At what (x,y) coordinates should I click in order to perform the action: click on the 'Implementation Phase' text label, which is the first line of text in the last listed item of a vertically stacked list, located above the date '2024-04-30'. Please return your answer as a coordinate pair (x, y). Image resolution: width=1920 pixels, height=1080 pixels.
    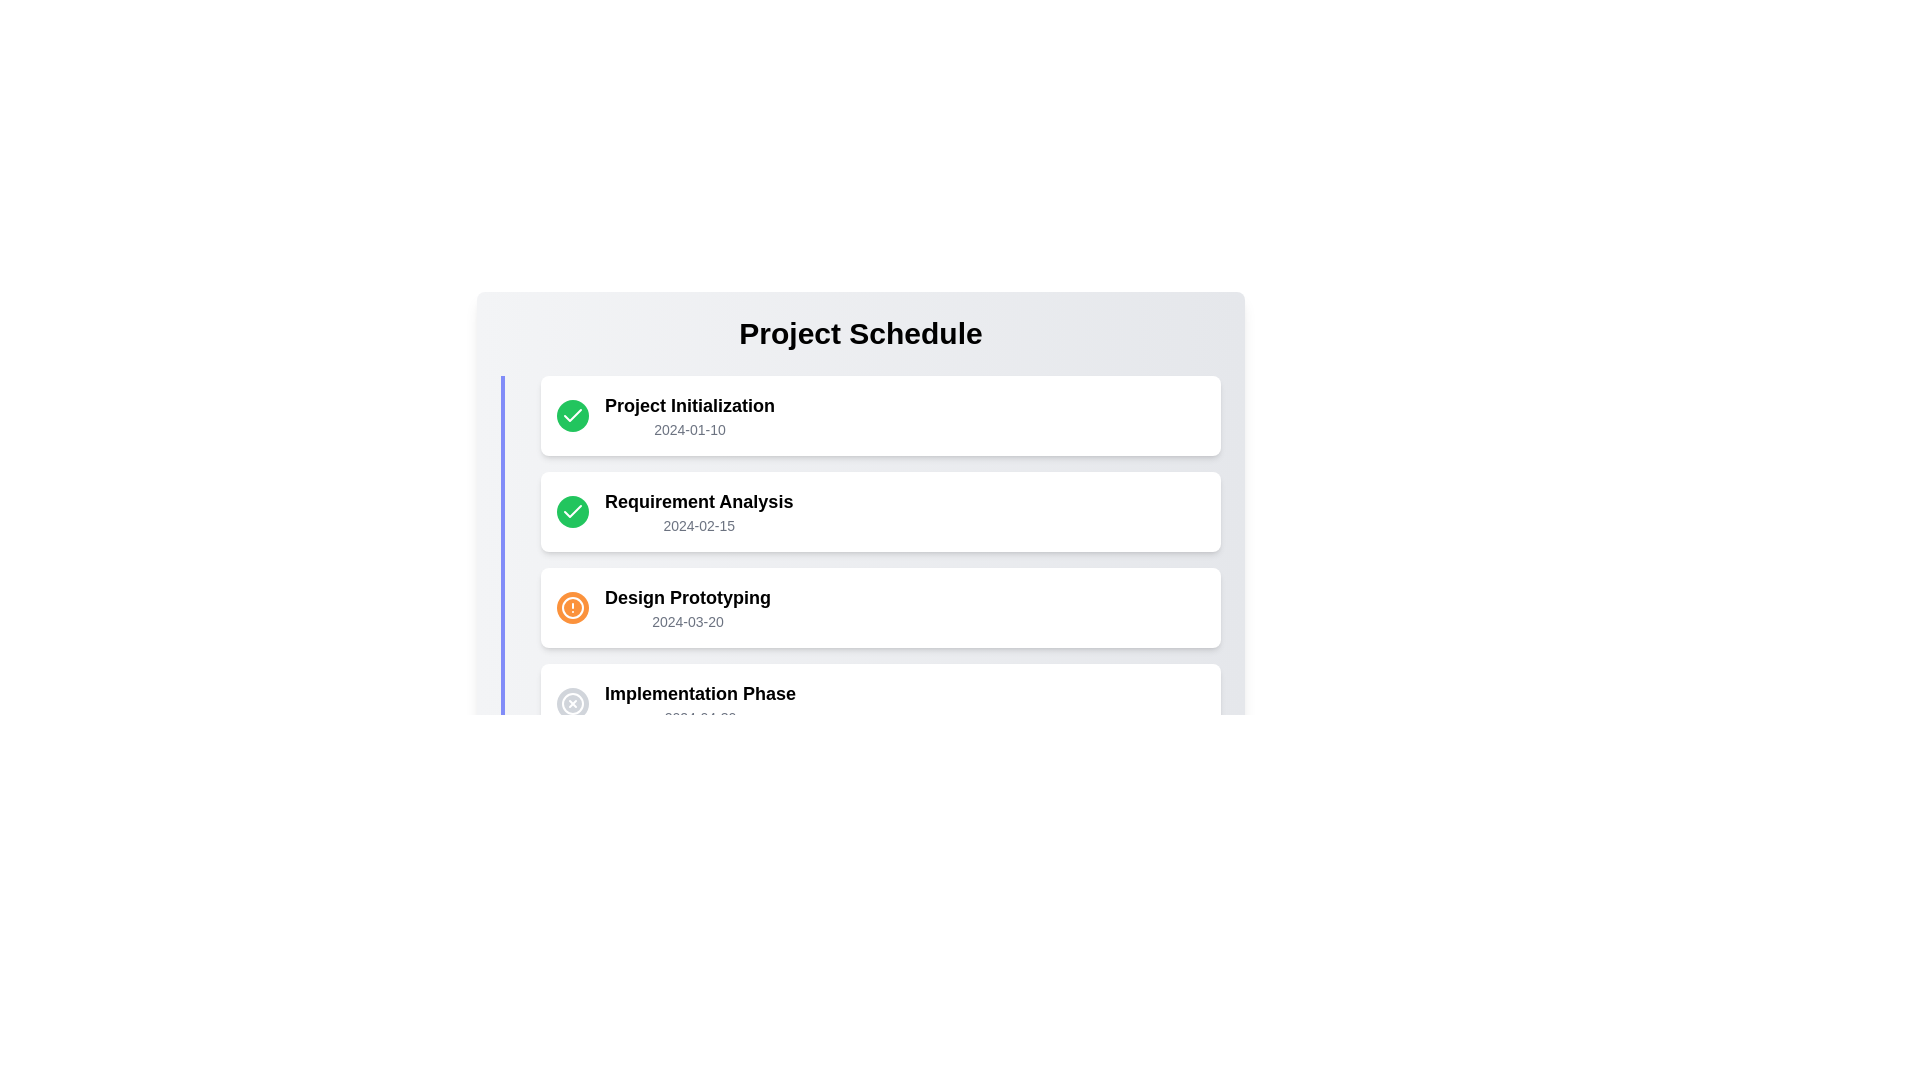
    Looking at the image, I should click on (700, 693).